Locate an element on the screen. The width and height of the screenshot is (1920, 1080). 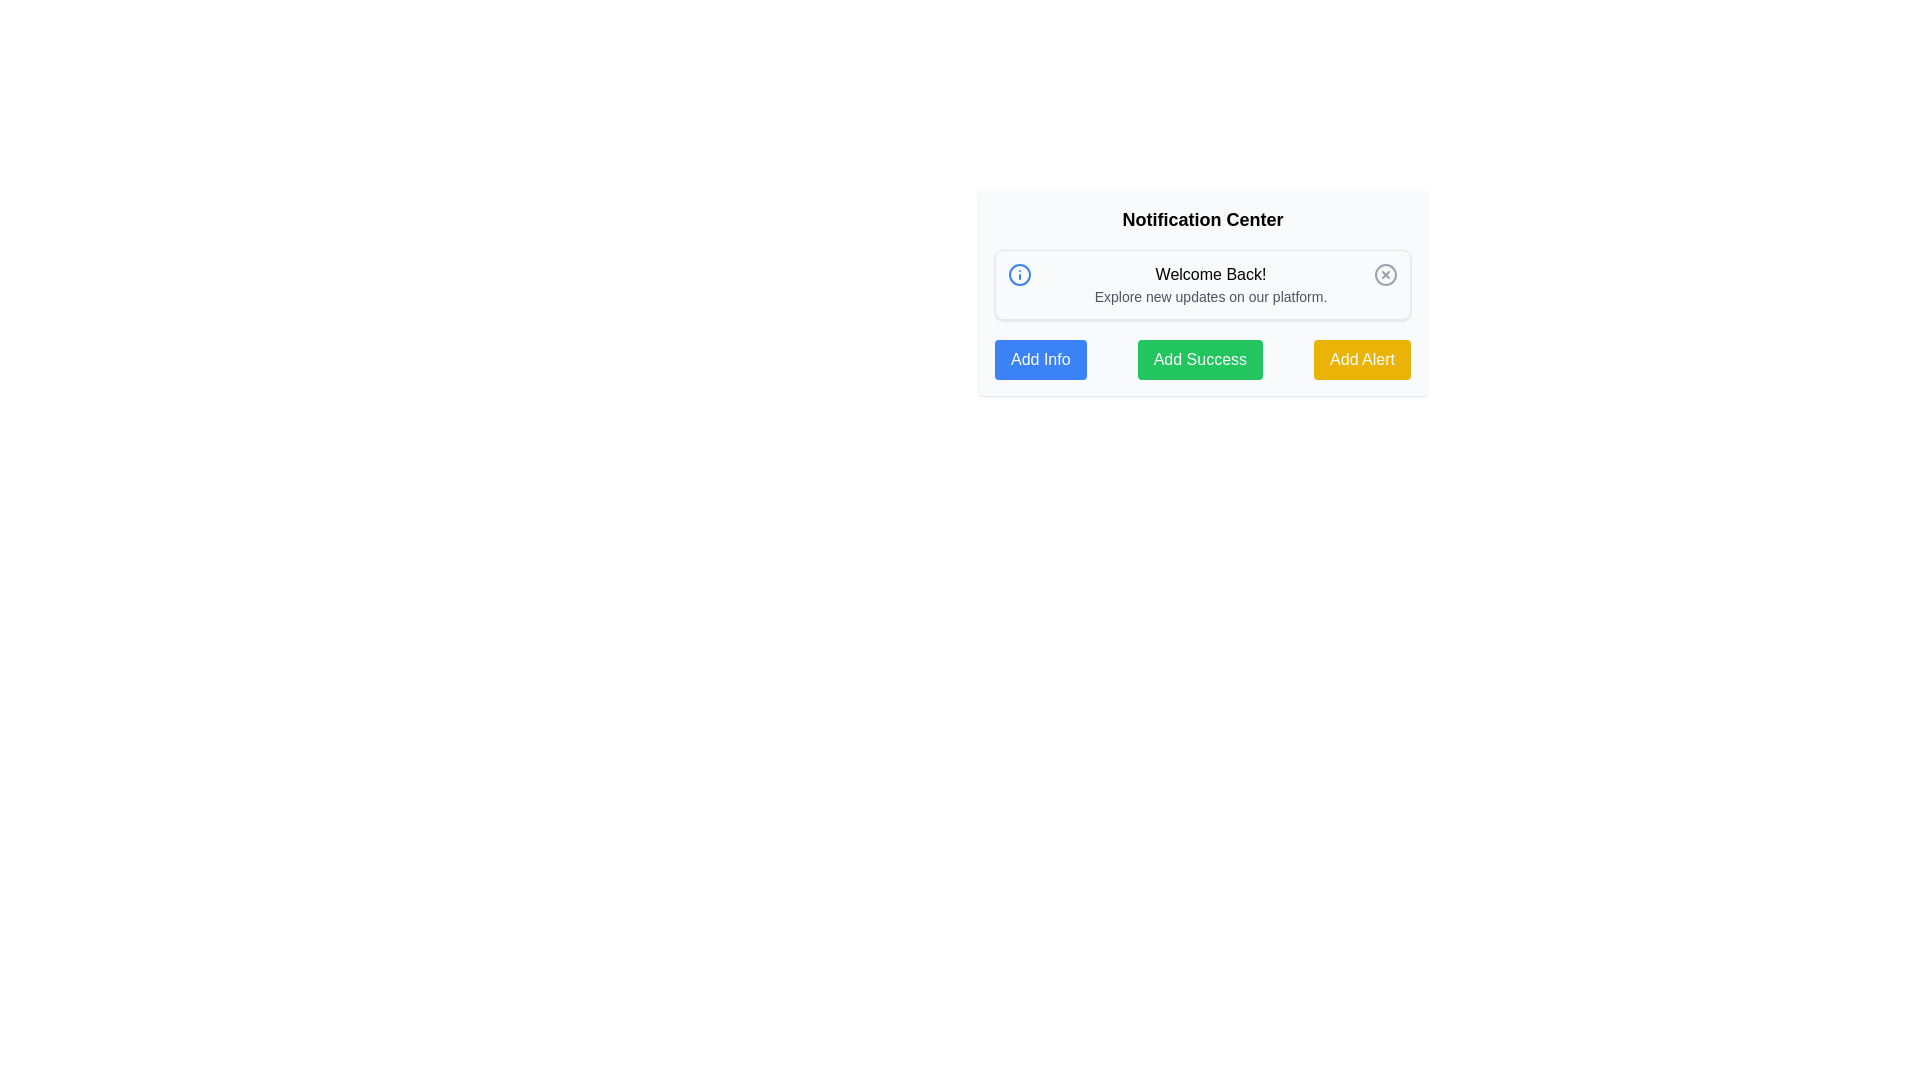
the circular SVG icon located in the upper region of the interface, which symbolizes a notification or close action is located at coordinates (1385, 274).